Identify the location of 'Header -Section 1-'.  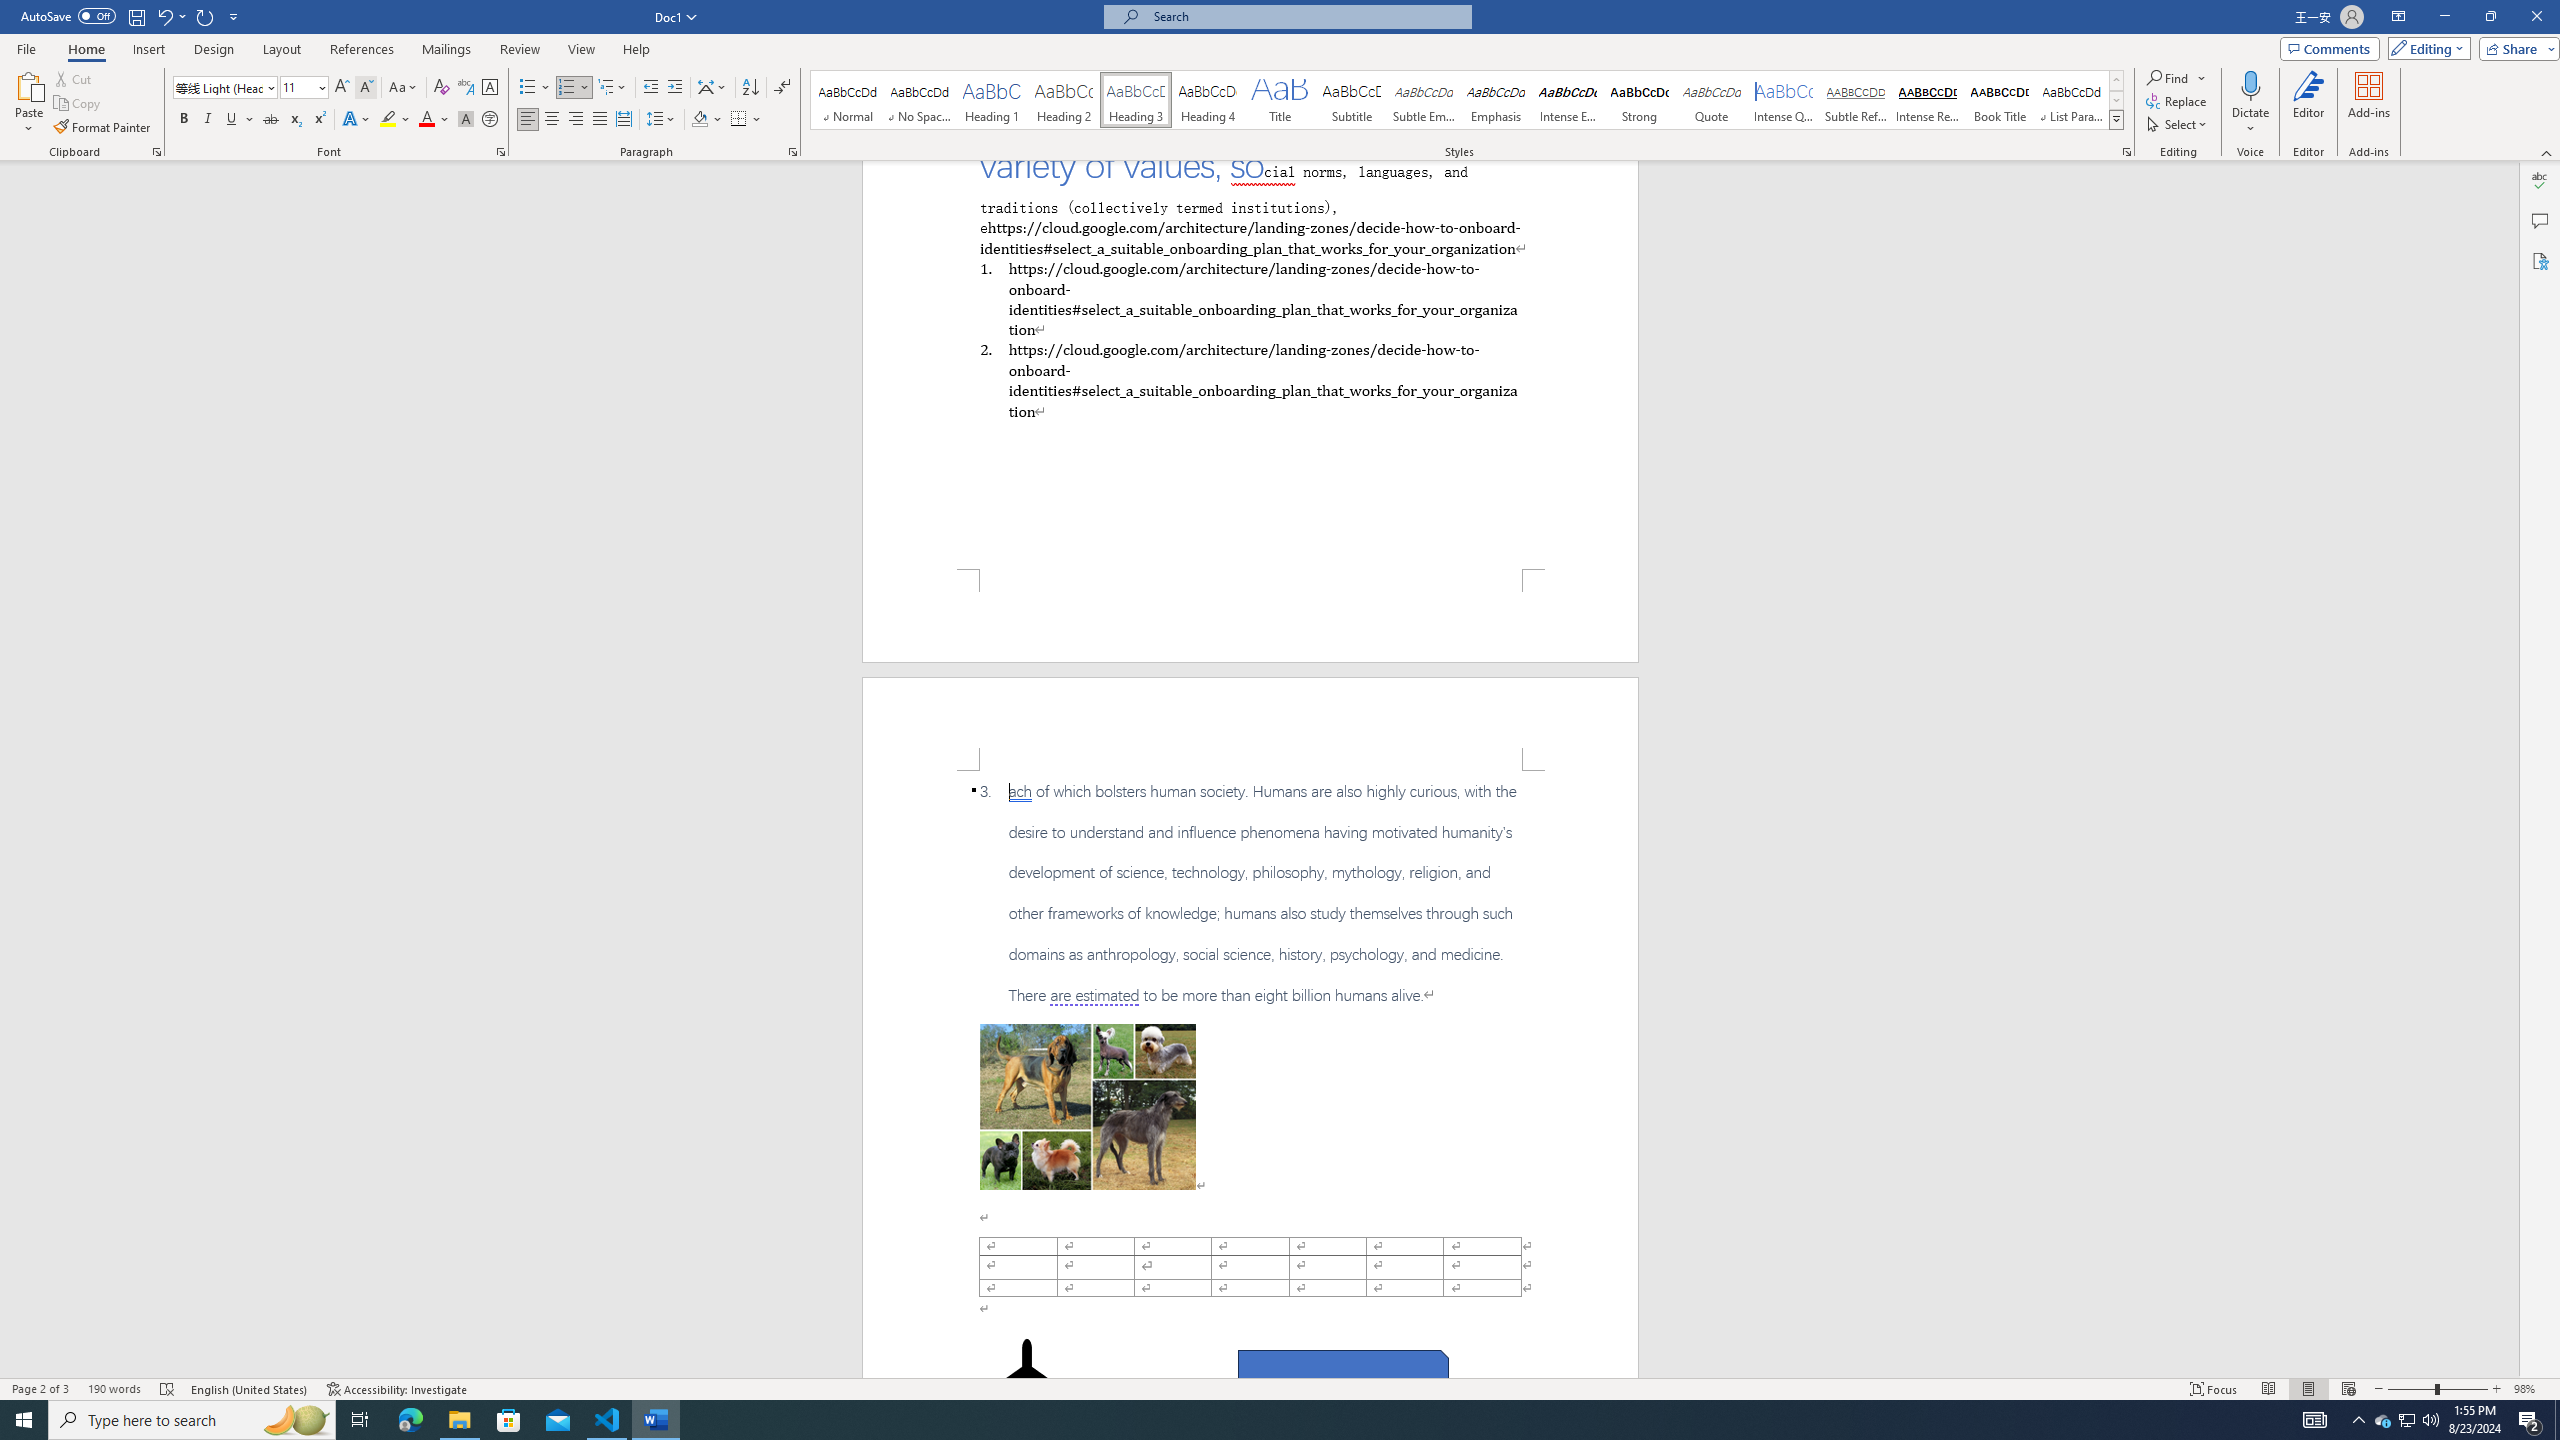
(1250, 723).